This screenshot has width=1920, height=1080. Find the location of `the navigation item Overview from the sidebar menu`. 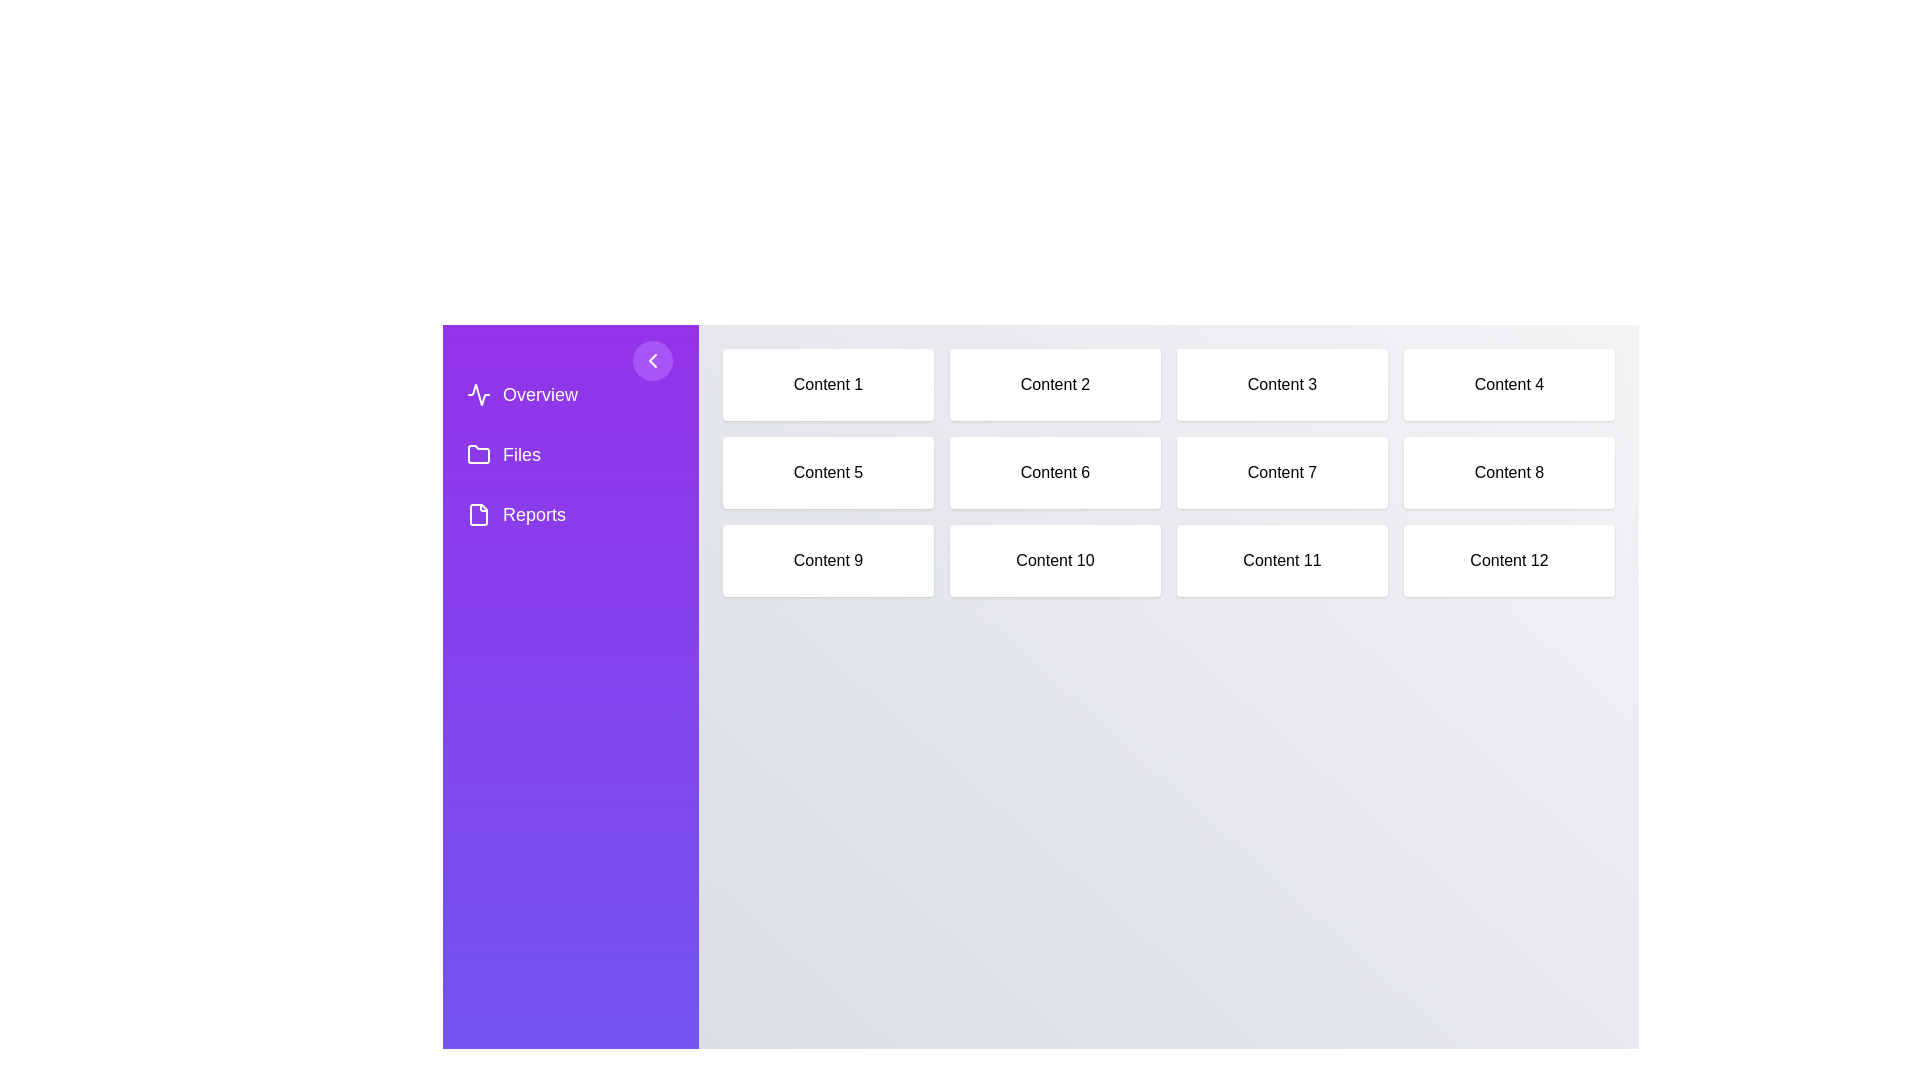

the navigation item Overview from the sidebar menu is located at coordinates (570, 394).